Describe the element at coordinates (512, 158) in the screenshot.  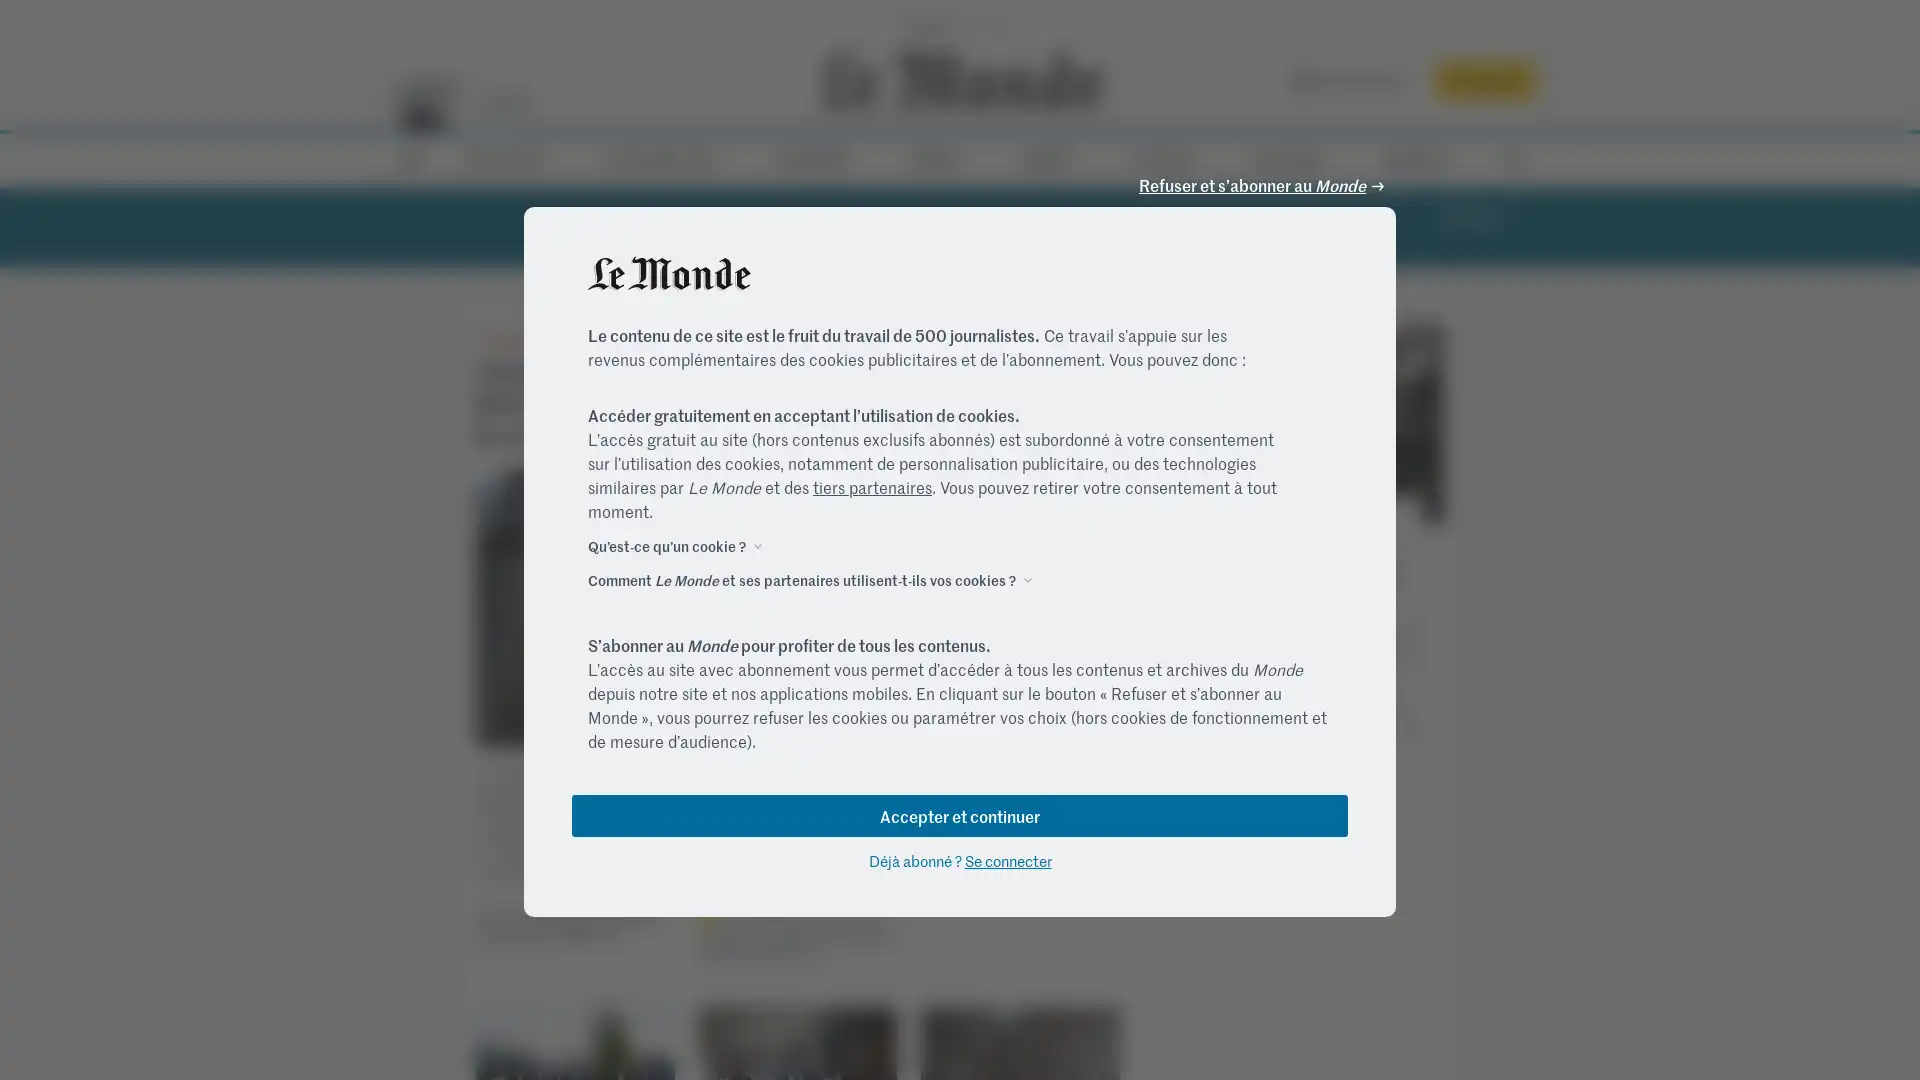
I see `ACTUALITES` at that location.